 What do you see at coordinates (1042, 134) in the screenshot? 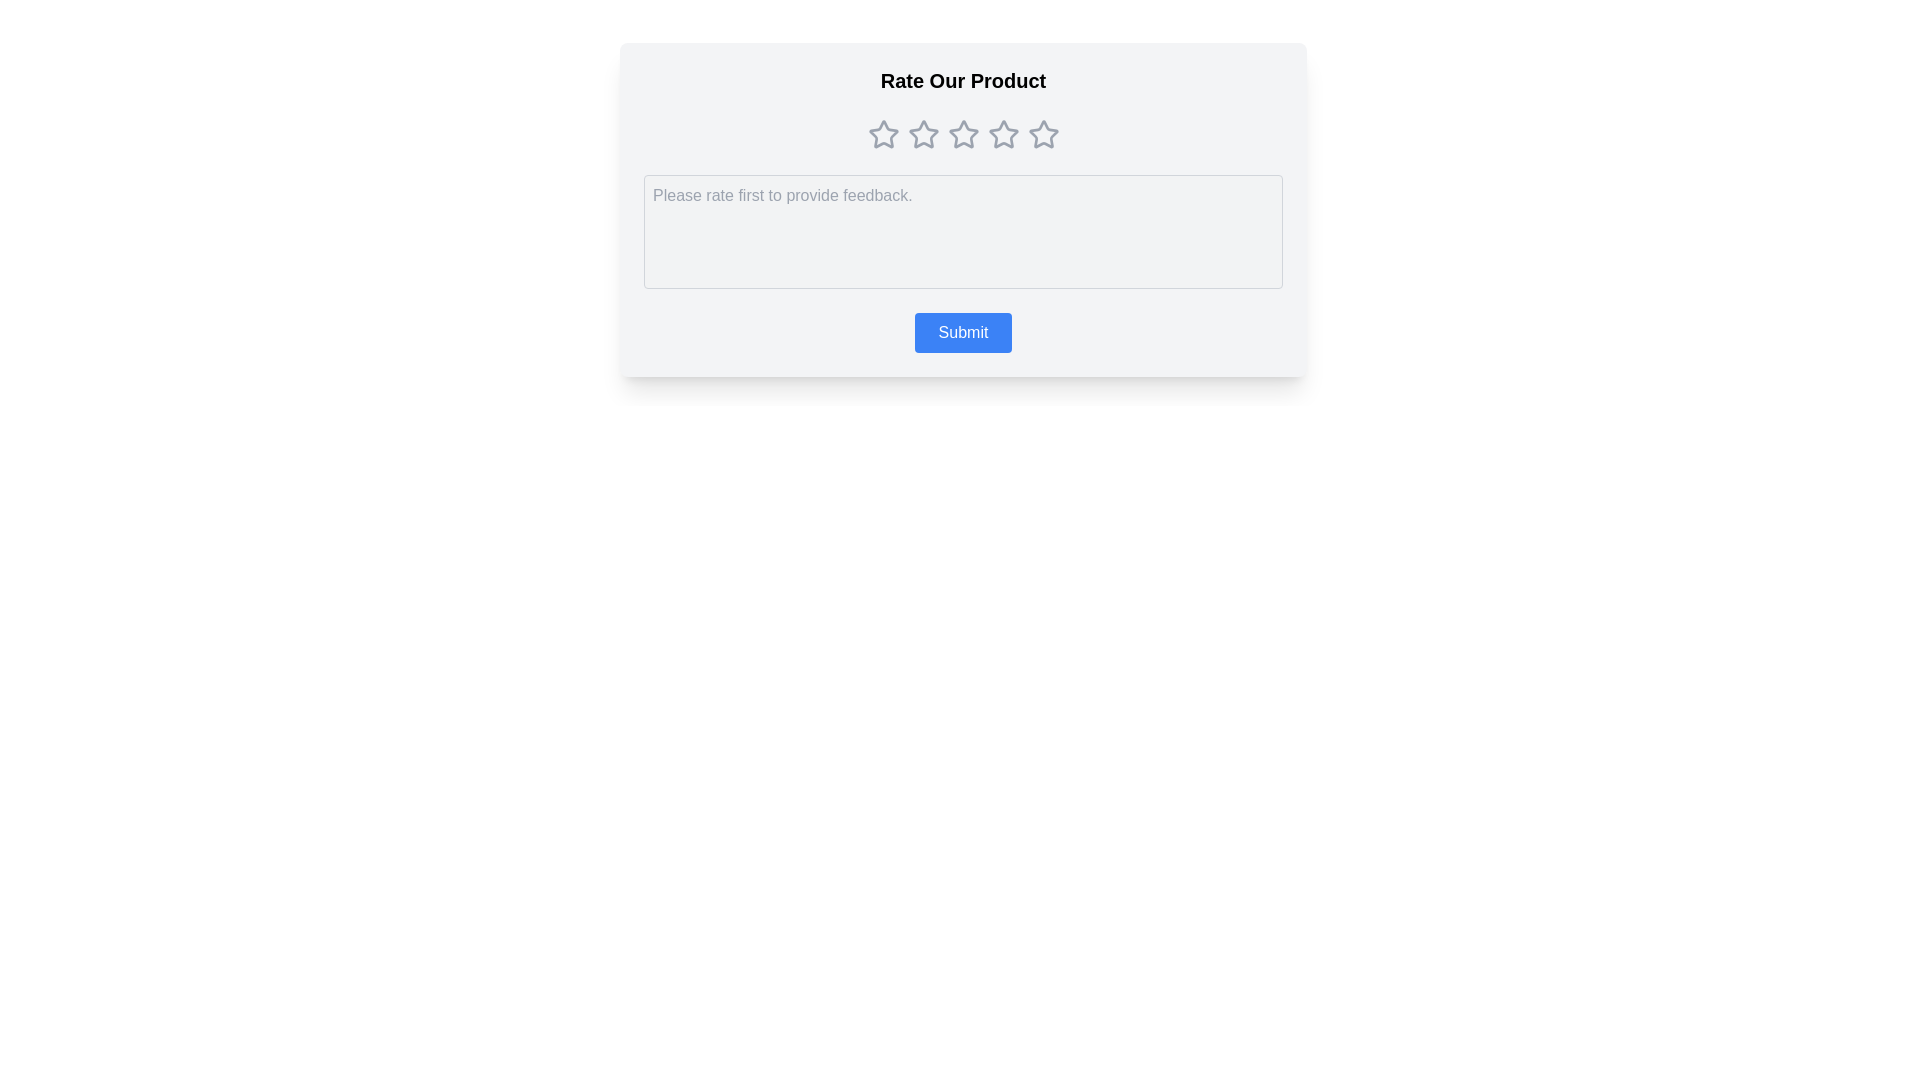
I see `on the fifth star in the 5-star rating system` at bounding box center [1042, 134].